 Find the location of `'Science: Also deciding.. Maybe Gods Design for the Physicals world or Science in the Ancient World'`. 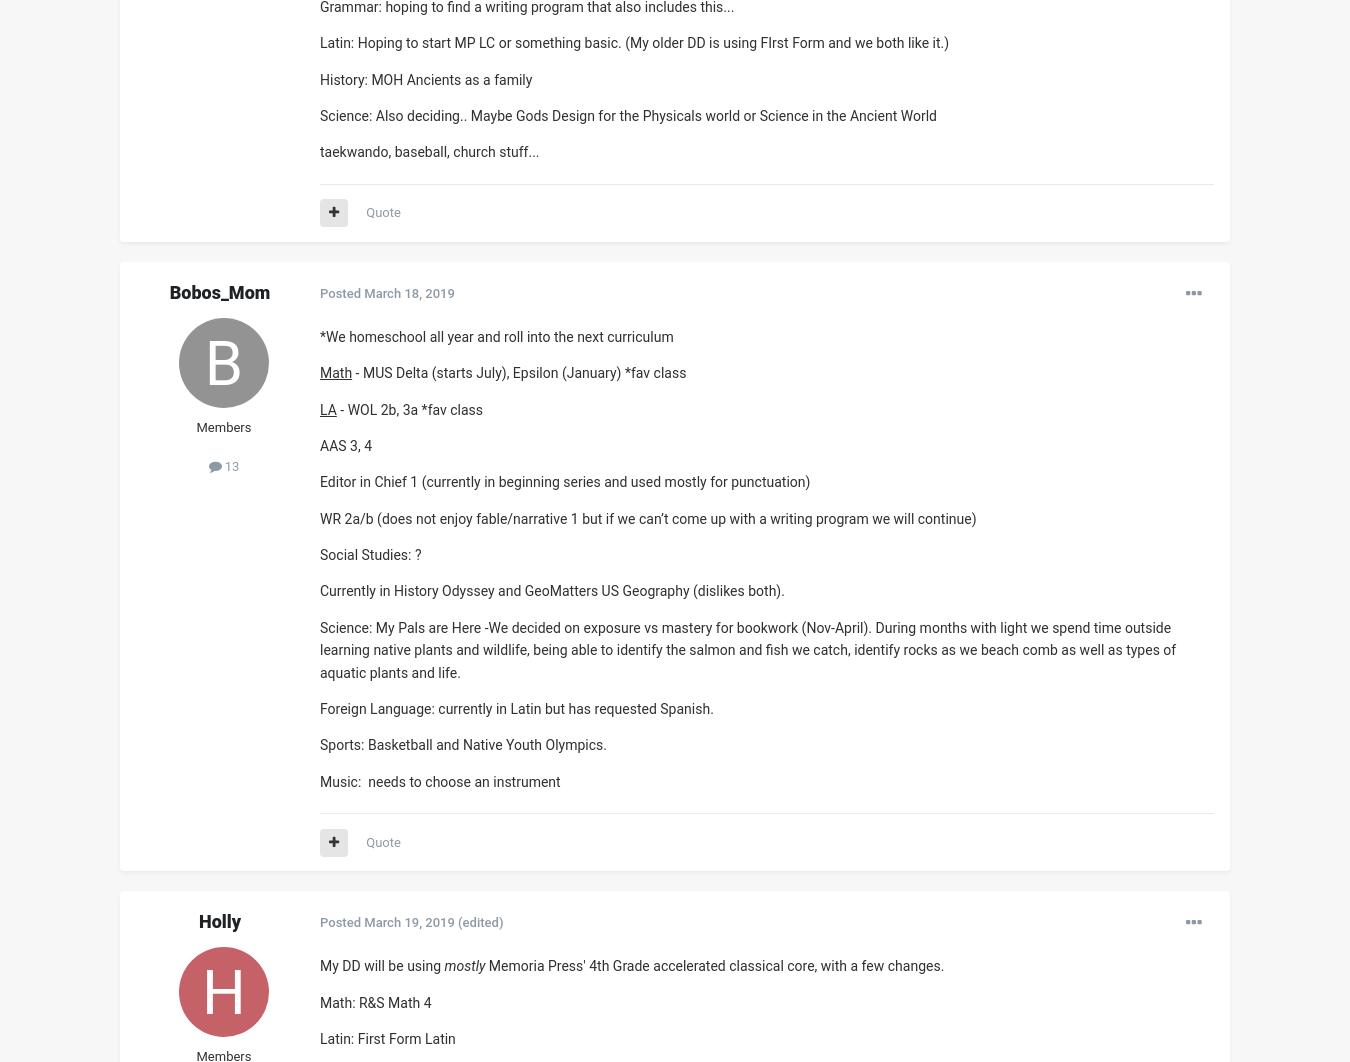

'Science: Also deciding.. Maybe Gods Design for the Physicals world or Science in the Ancient World' is located at coordinates (318, 115).